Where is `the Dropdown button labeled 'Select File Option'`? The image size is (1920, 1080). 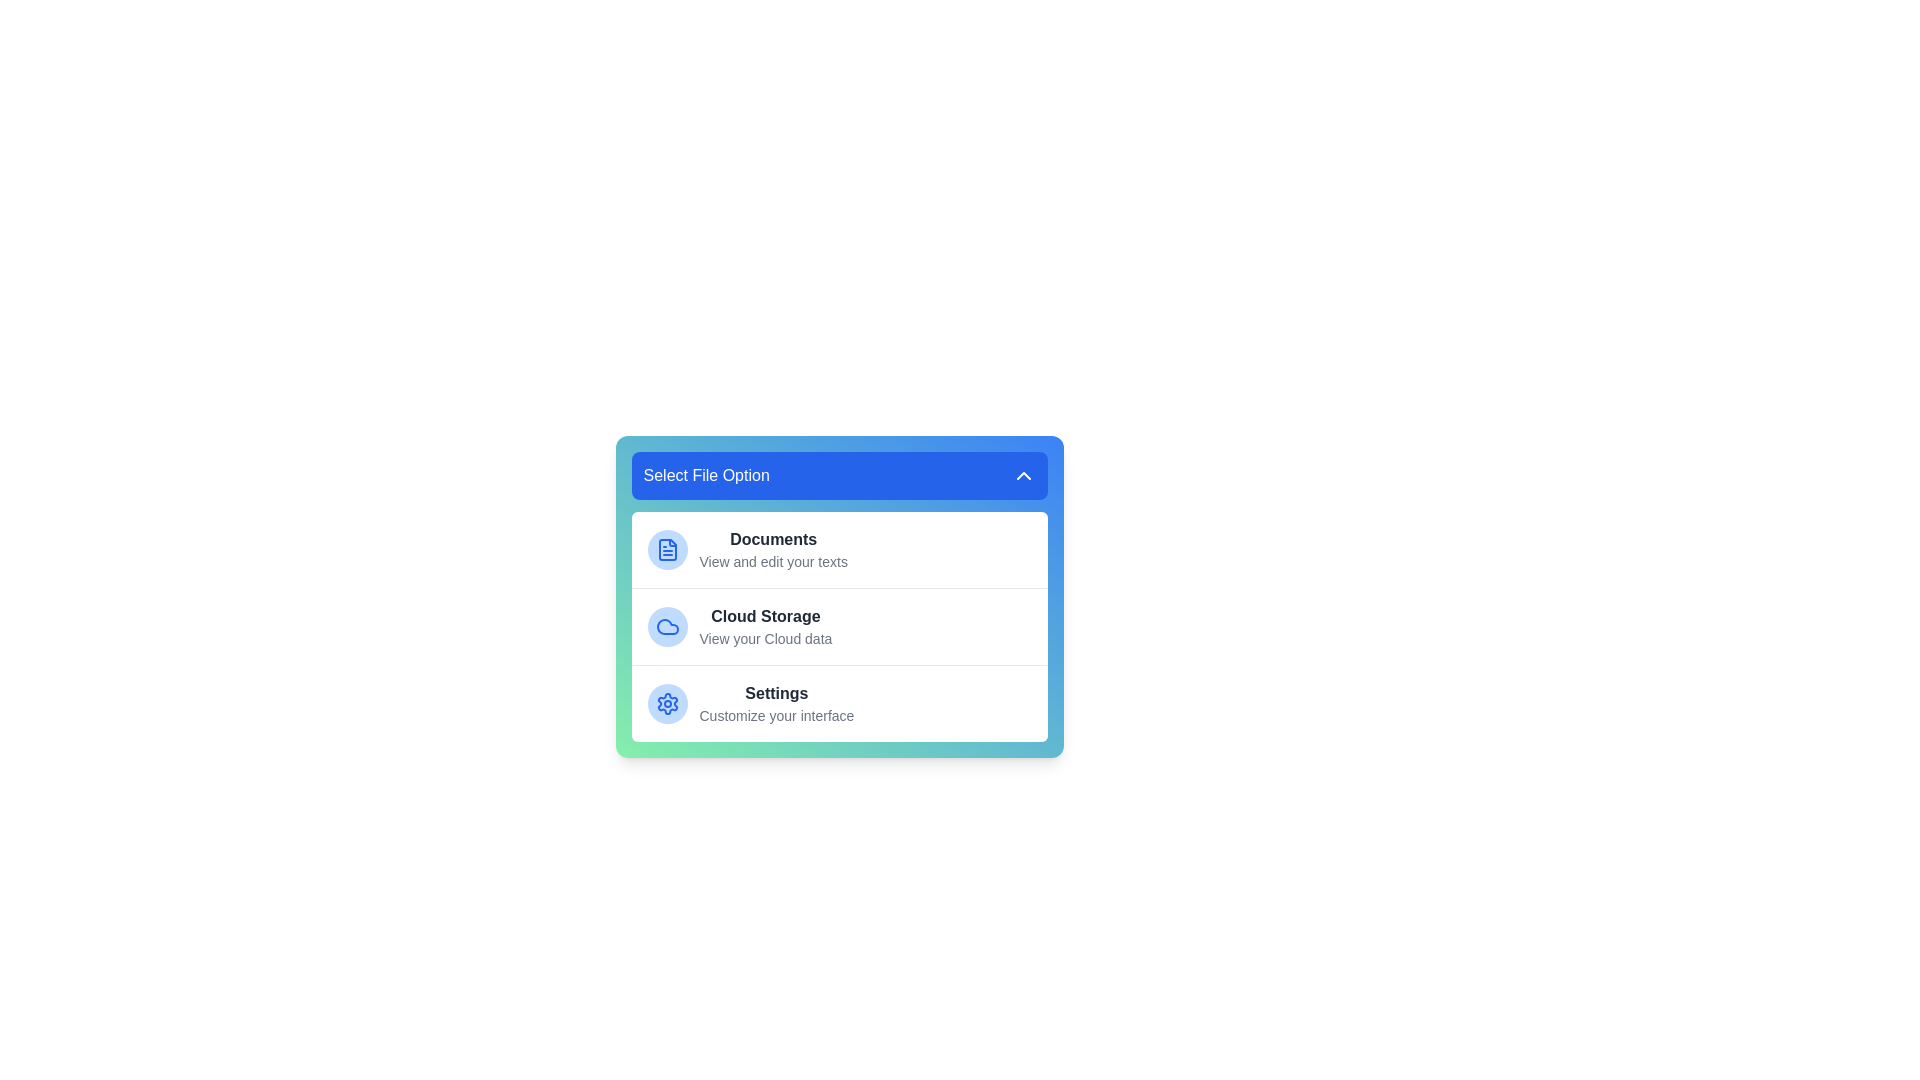 the Dropdown button labeled 'Select File Option' is located at coordinates (839, 475).